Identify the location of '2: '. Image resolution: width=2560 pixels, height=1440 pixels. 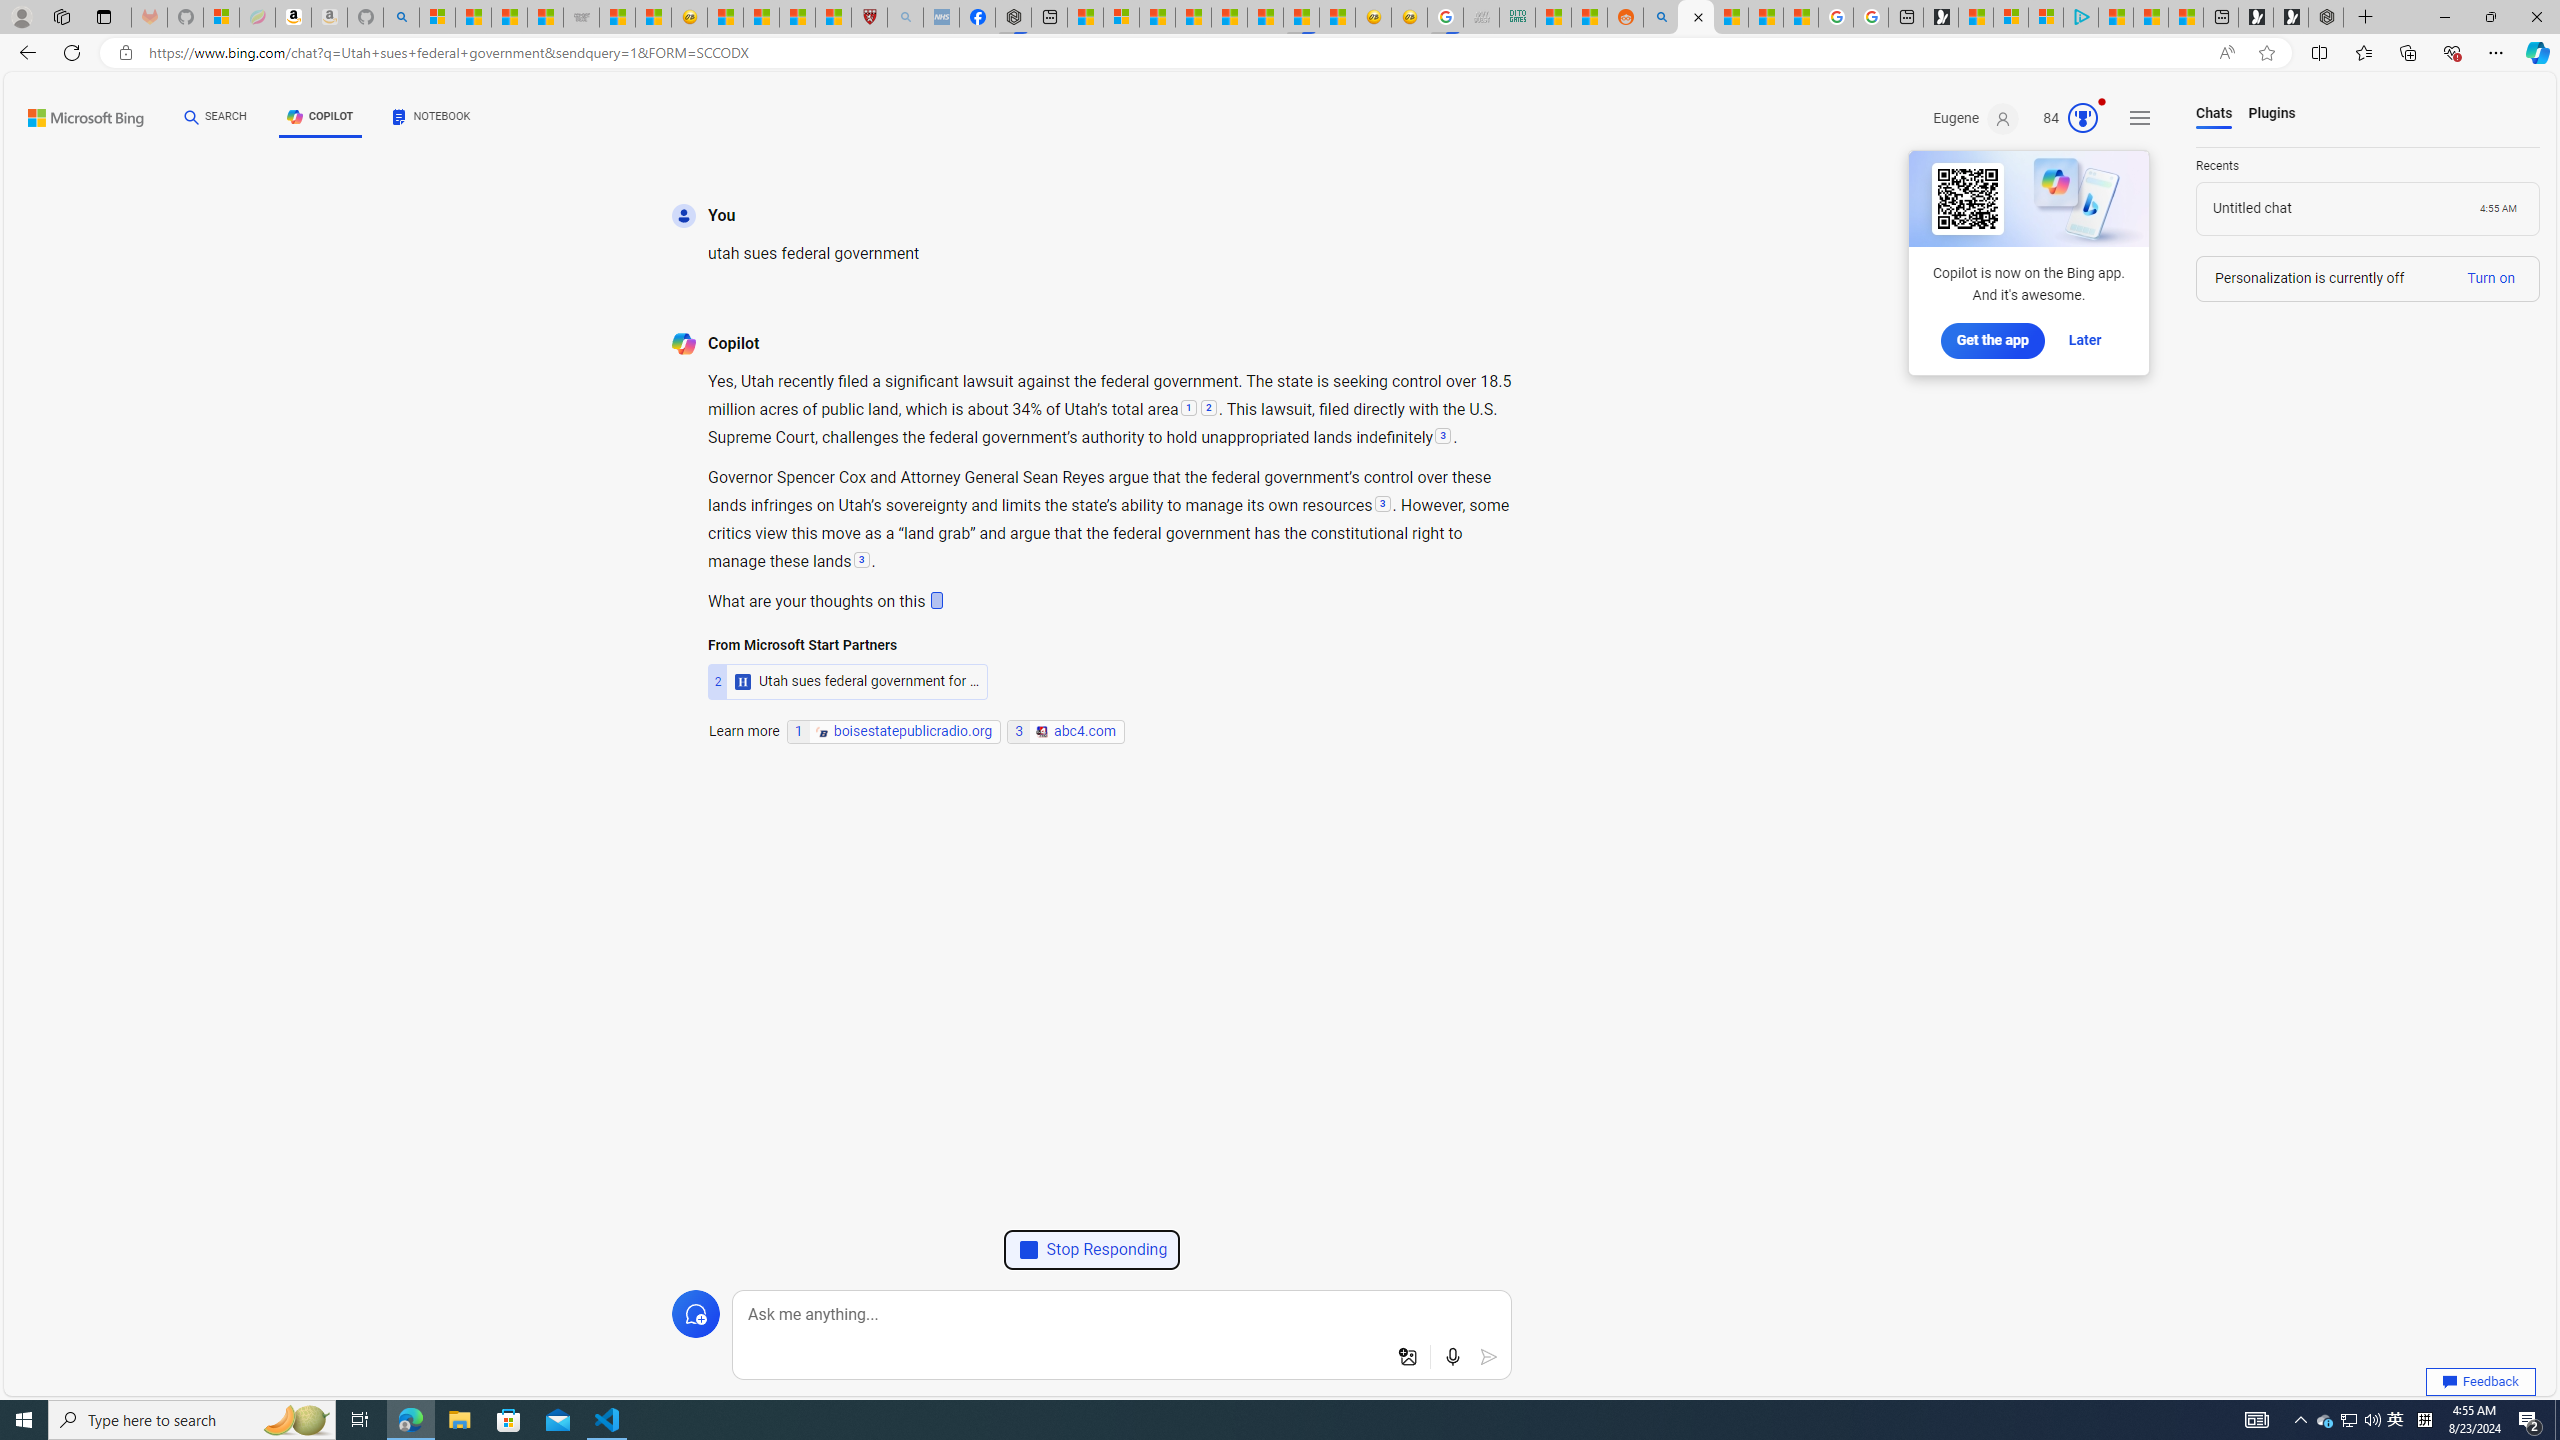
(1207, 409).